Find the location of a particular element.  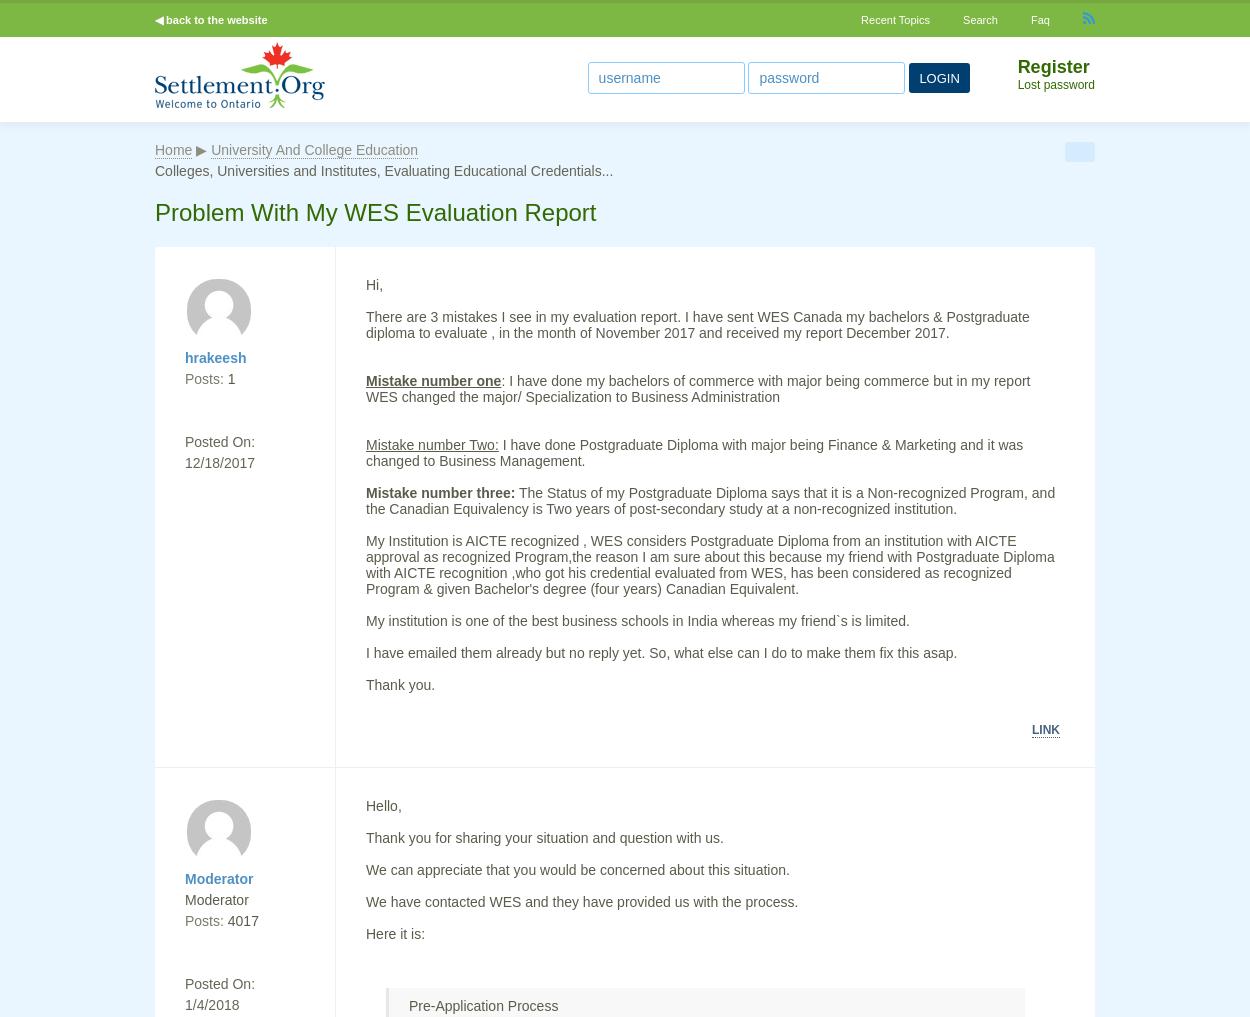

'Mistake number three:' is located at coordinates (365, 492).